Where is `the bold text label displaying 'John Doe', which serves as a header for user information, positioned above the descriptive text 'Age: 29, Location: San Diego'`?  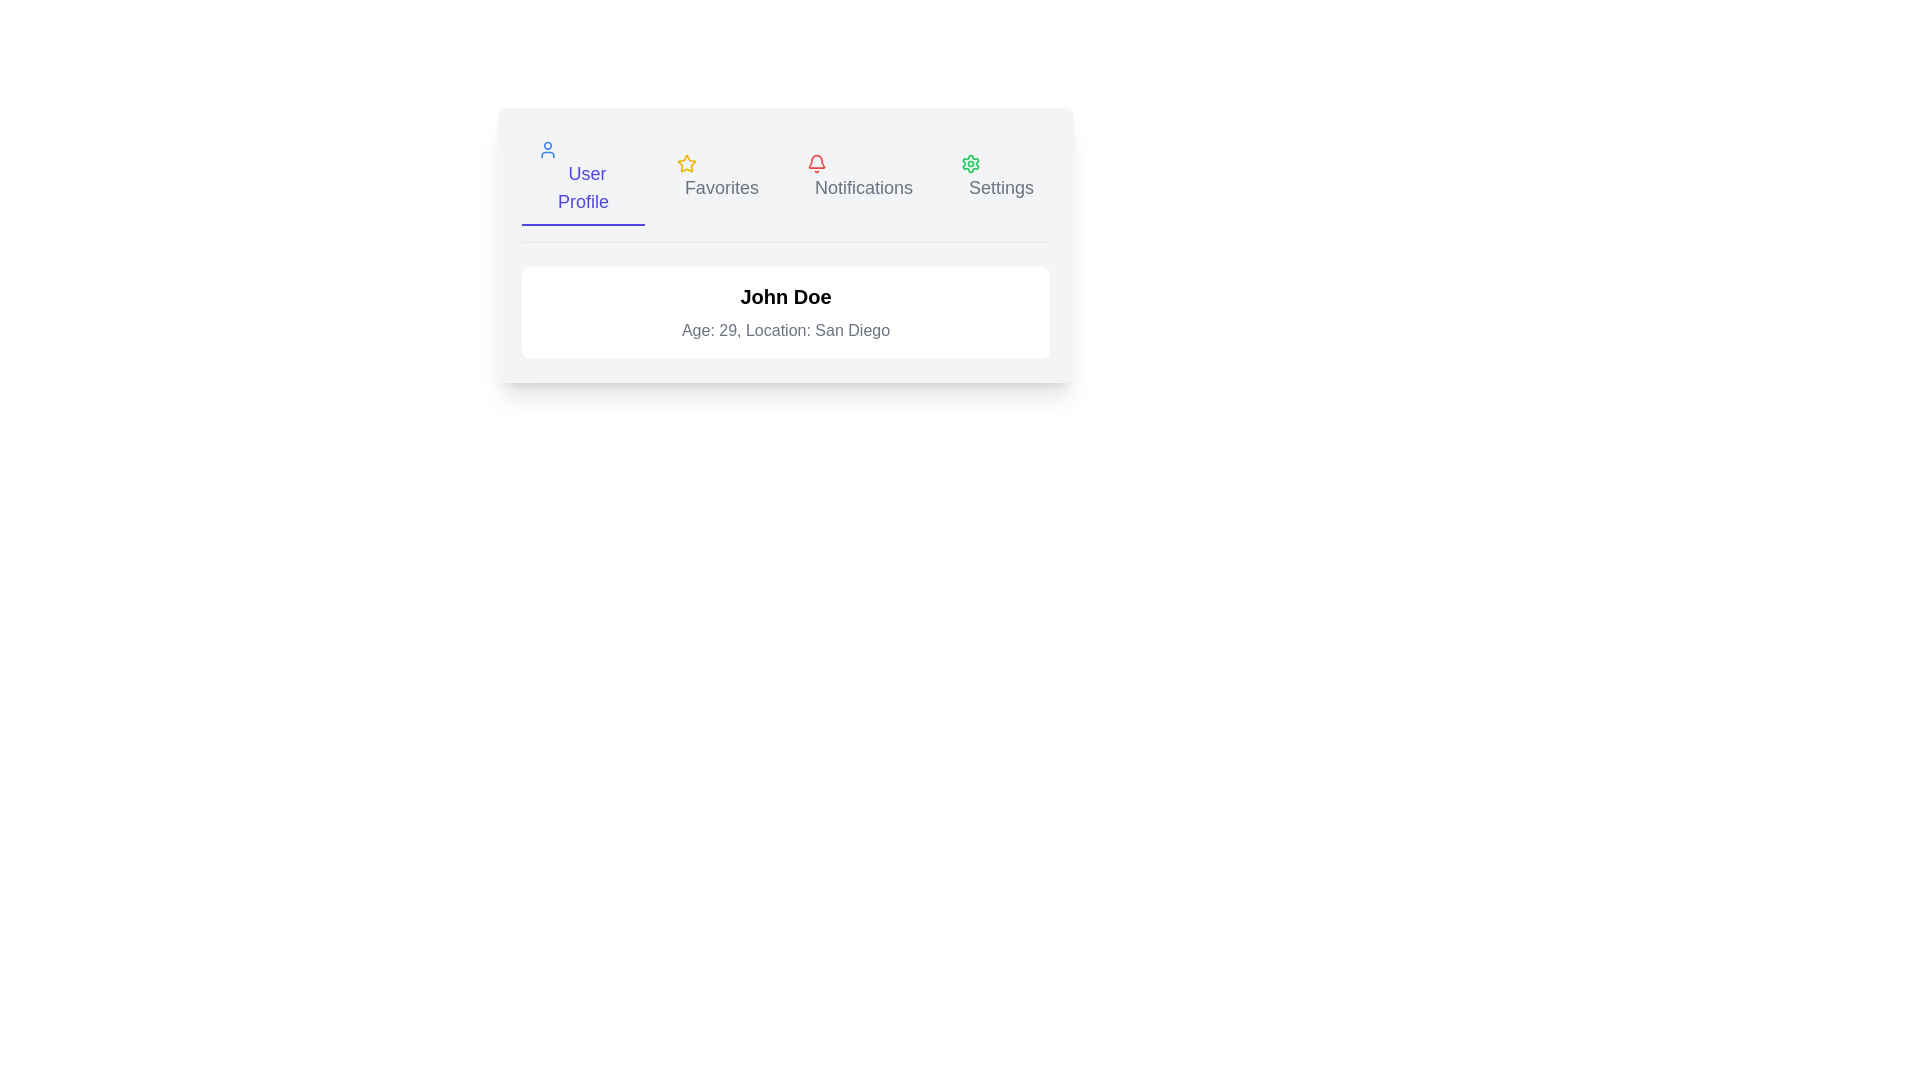
the bold text label displaying 'John Doe', which serves as a header for user information, positioned above the descriptive text 'Age: 29, Location: San Diego' is located at coordinates (785, 297).